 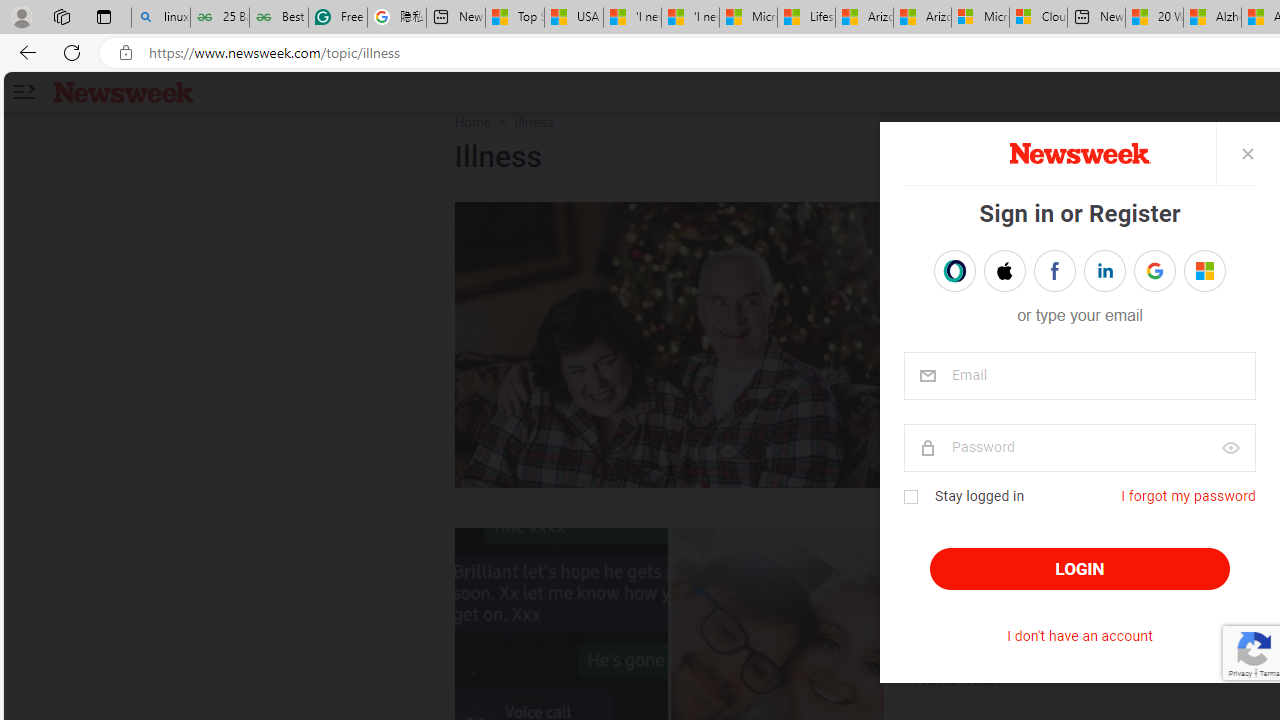 What do you see at coordinates (21, 16) in the screenshot?
I see `'Personal Profile'` at bounding box center [21, 16].